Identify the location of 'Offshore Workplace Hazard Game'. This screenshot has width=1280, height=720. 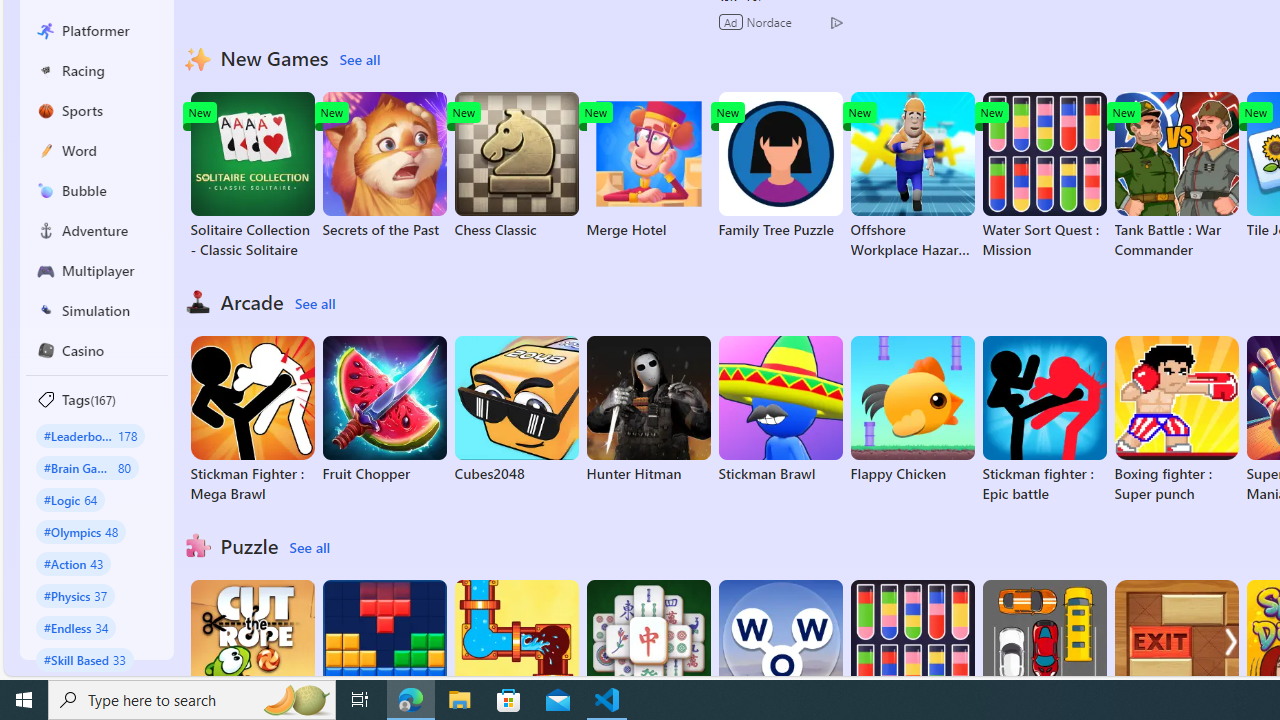
(911, 175).